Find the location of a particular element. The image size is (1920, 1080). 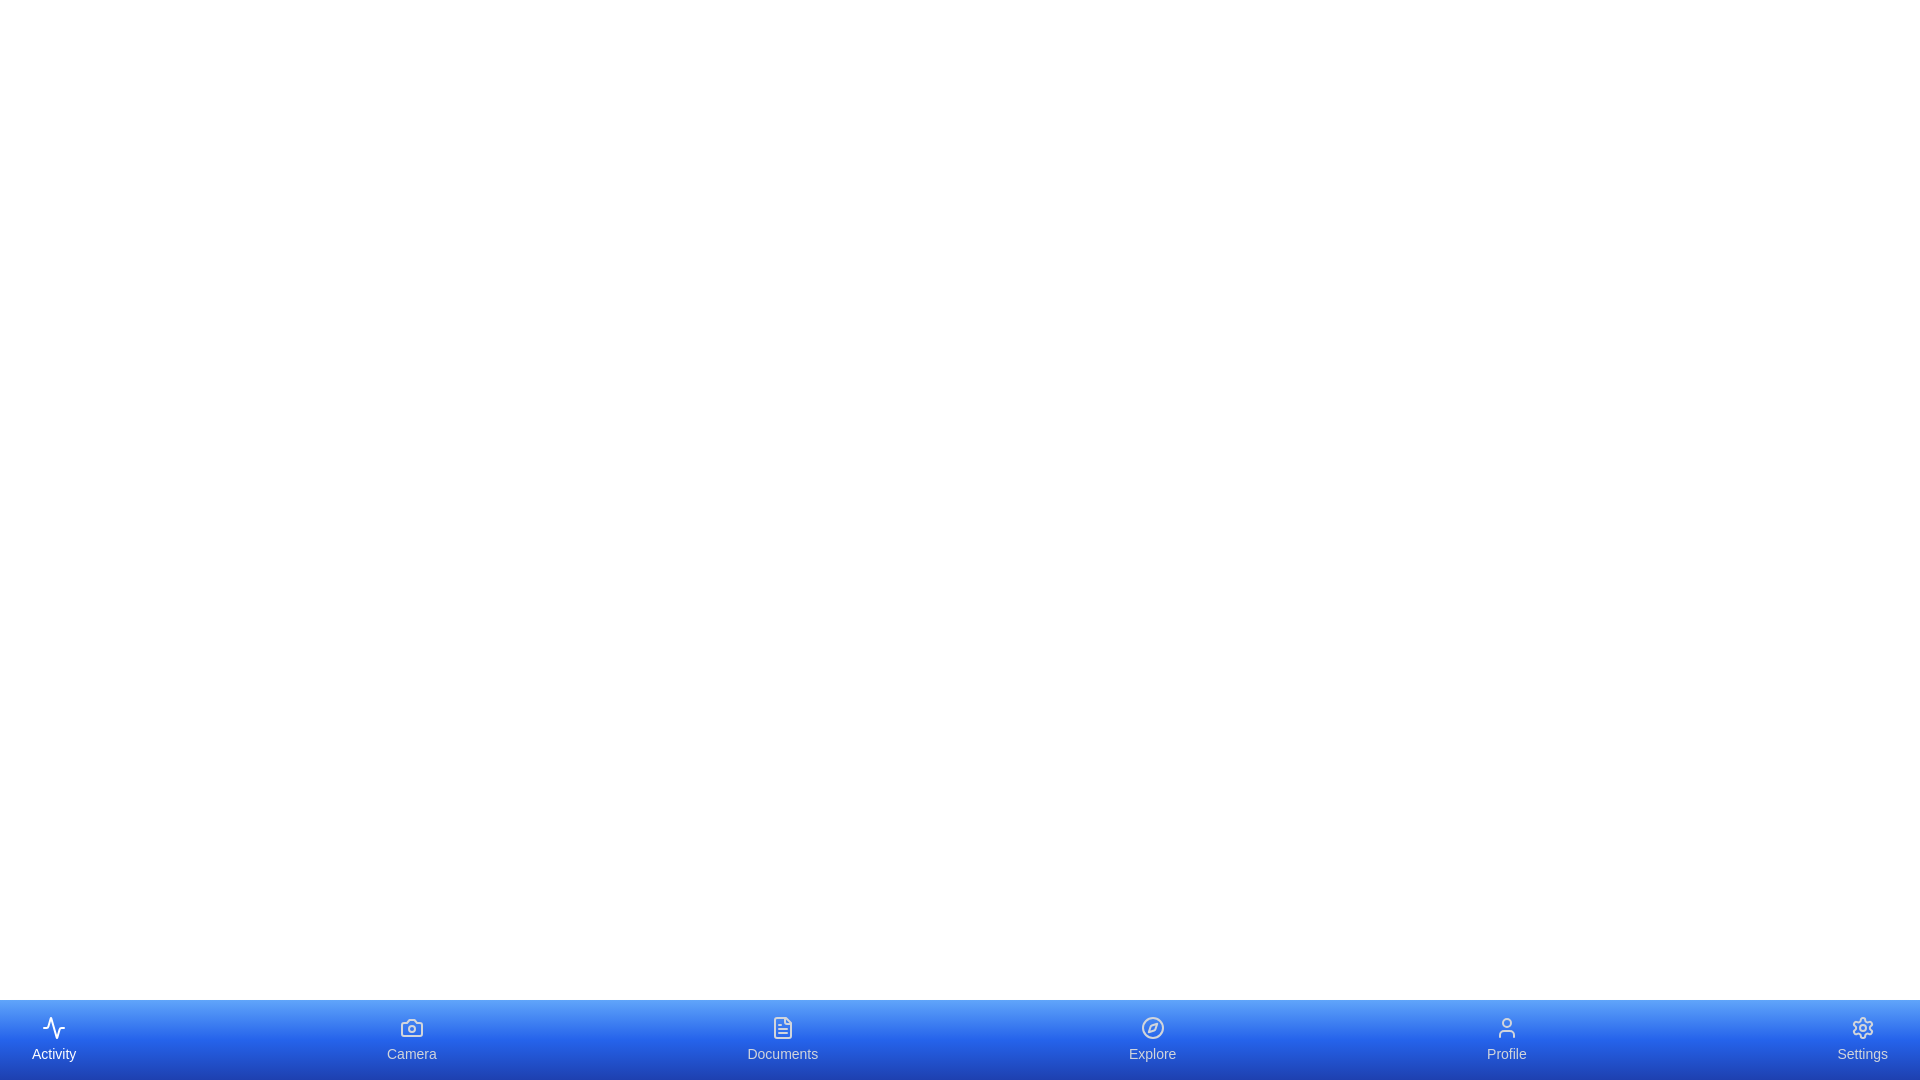

the tab labeled Profile is located at coordinates (1506, 1039).